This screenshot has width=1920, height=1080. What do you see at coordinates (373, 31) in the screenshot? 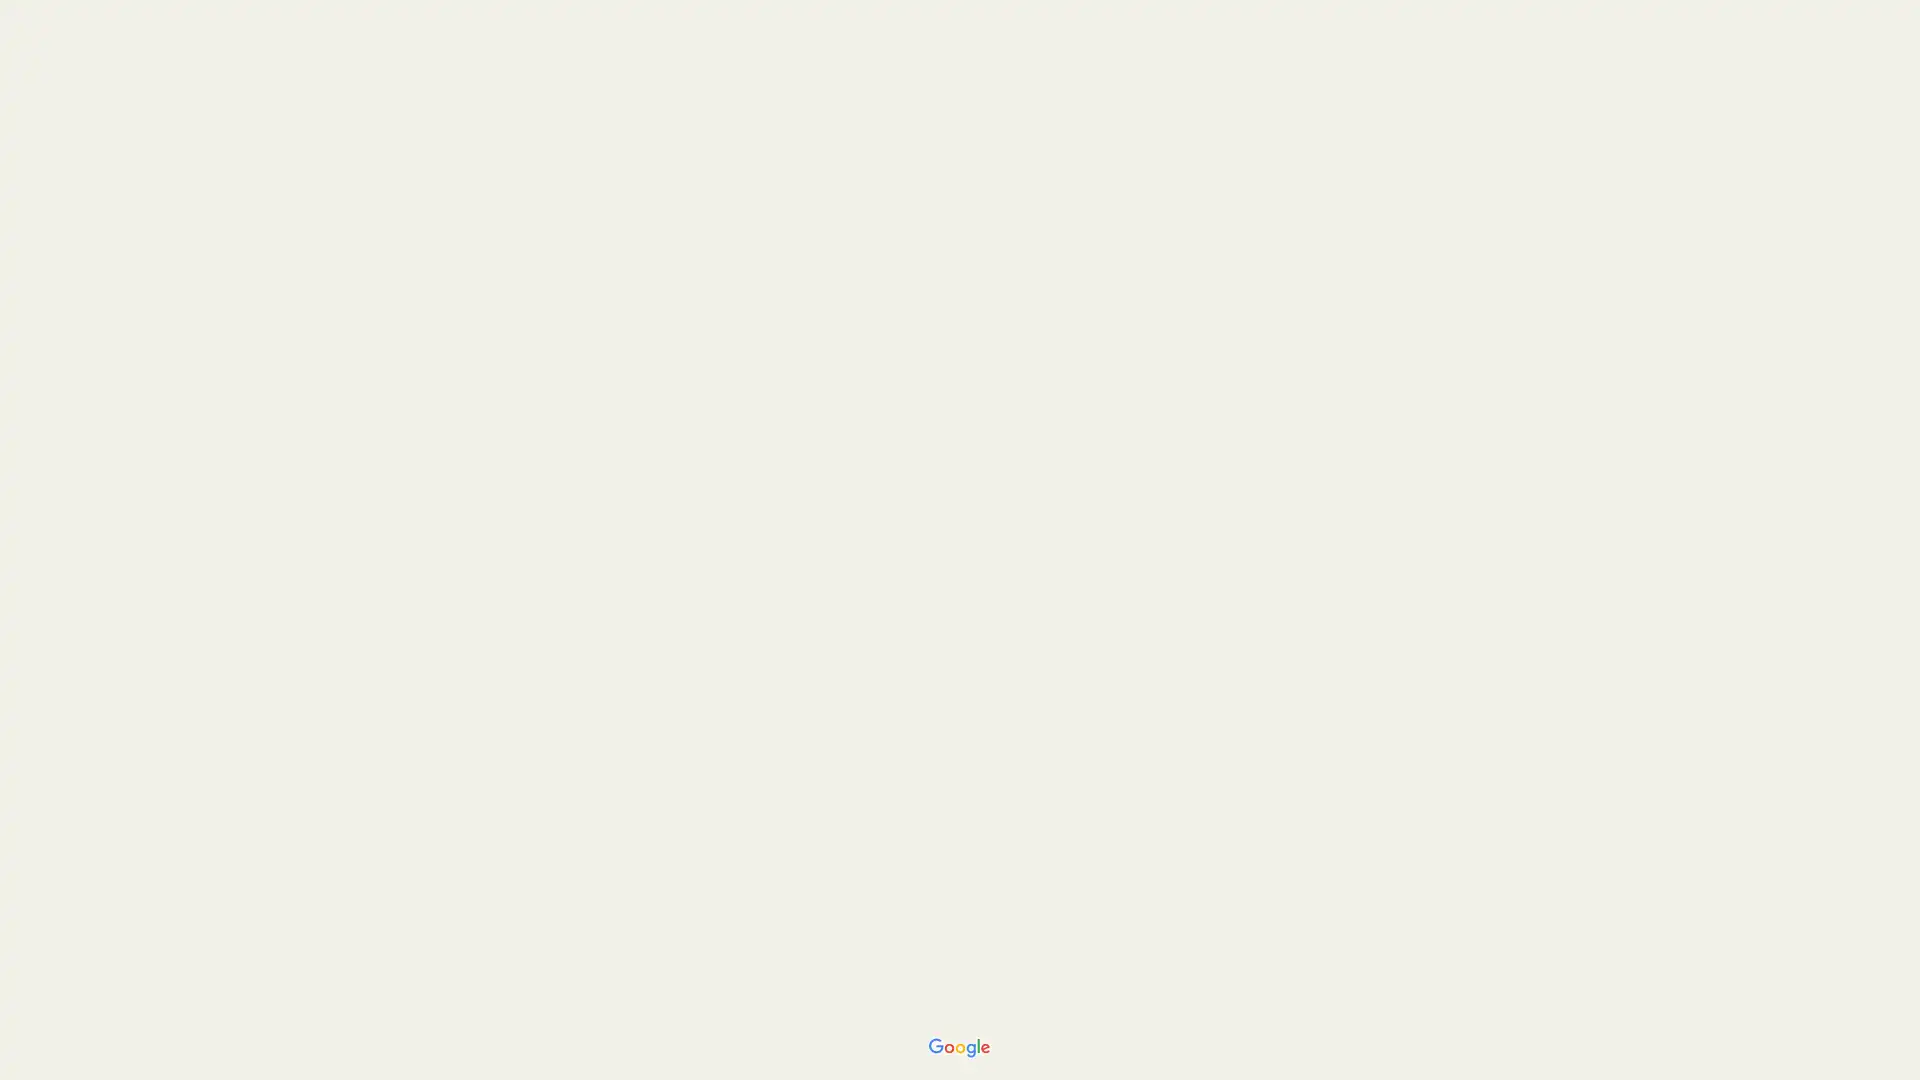
I see `Clear search` at bounding box center [373, 31].